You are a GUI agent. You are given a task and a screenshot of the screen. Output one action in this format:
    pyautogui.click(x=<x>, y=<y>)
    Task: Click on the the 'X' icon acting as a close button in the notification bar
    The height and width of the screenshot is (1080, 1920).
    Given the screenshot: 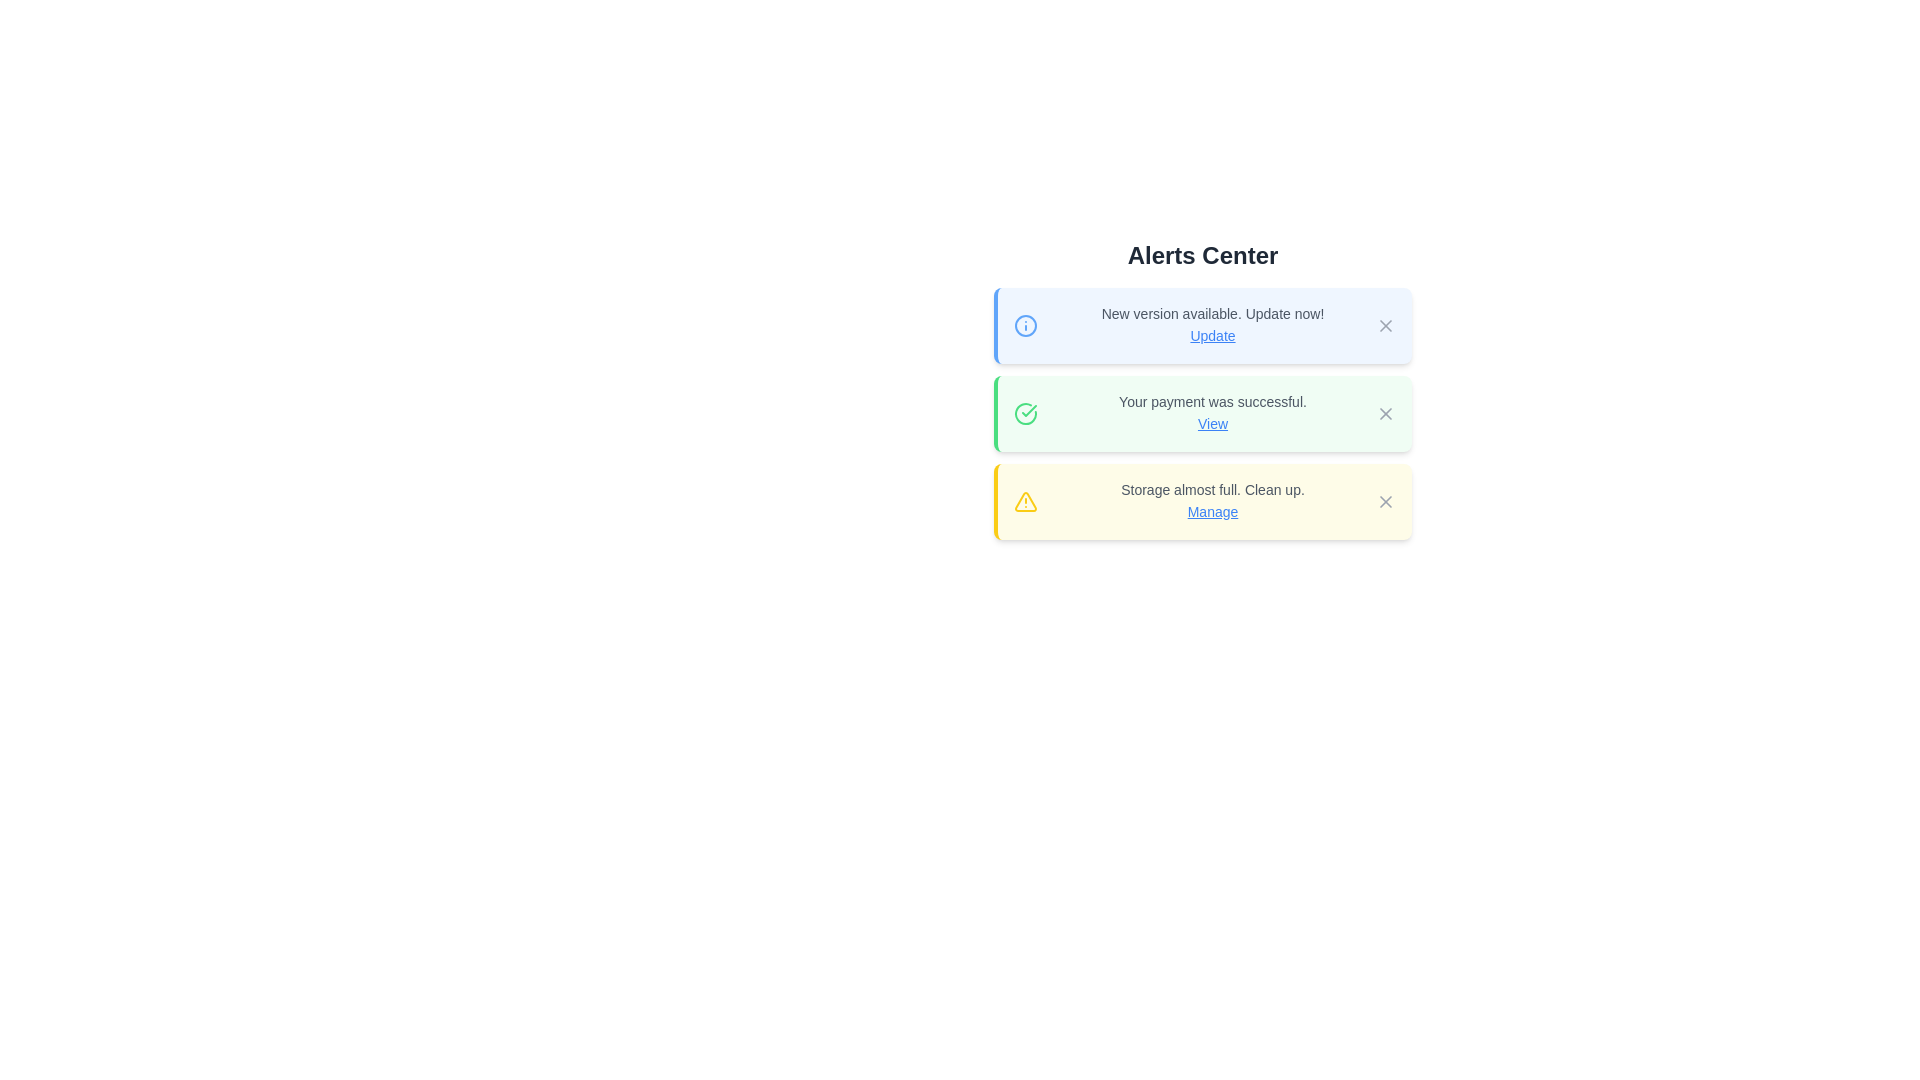 What is the action you would take?
    pyautogui.click(x=1385, y=325)
    